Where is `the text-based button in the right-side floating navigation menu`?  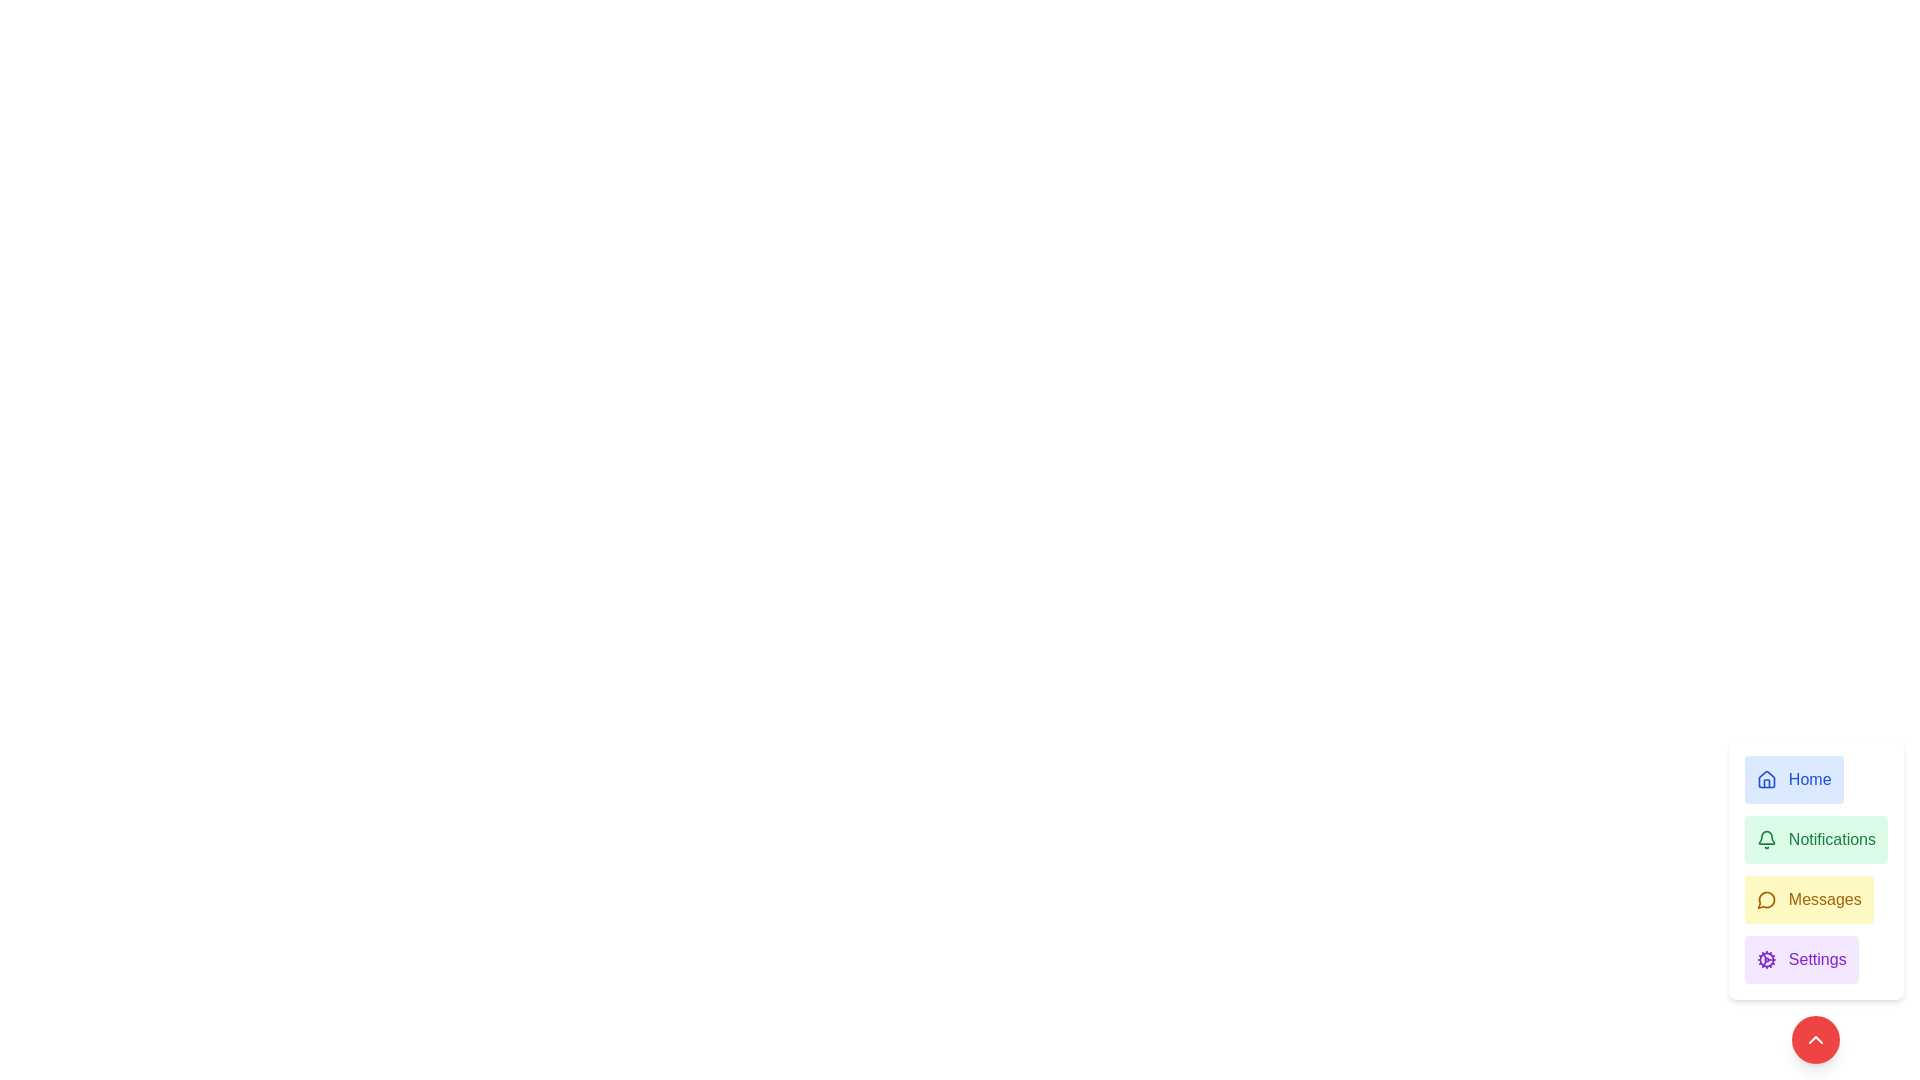 the text-based button in the right-side floating navigation menu is located at coordinates (1832, 840).